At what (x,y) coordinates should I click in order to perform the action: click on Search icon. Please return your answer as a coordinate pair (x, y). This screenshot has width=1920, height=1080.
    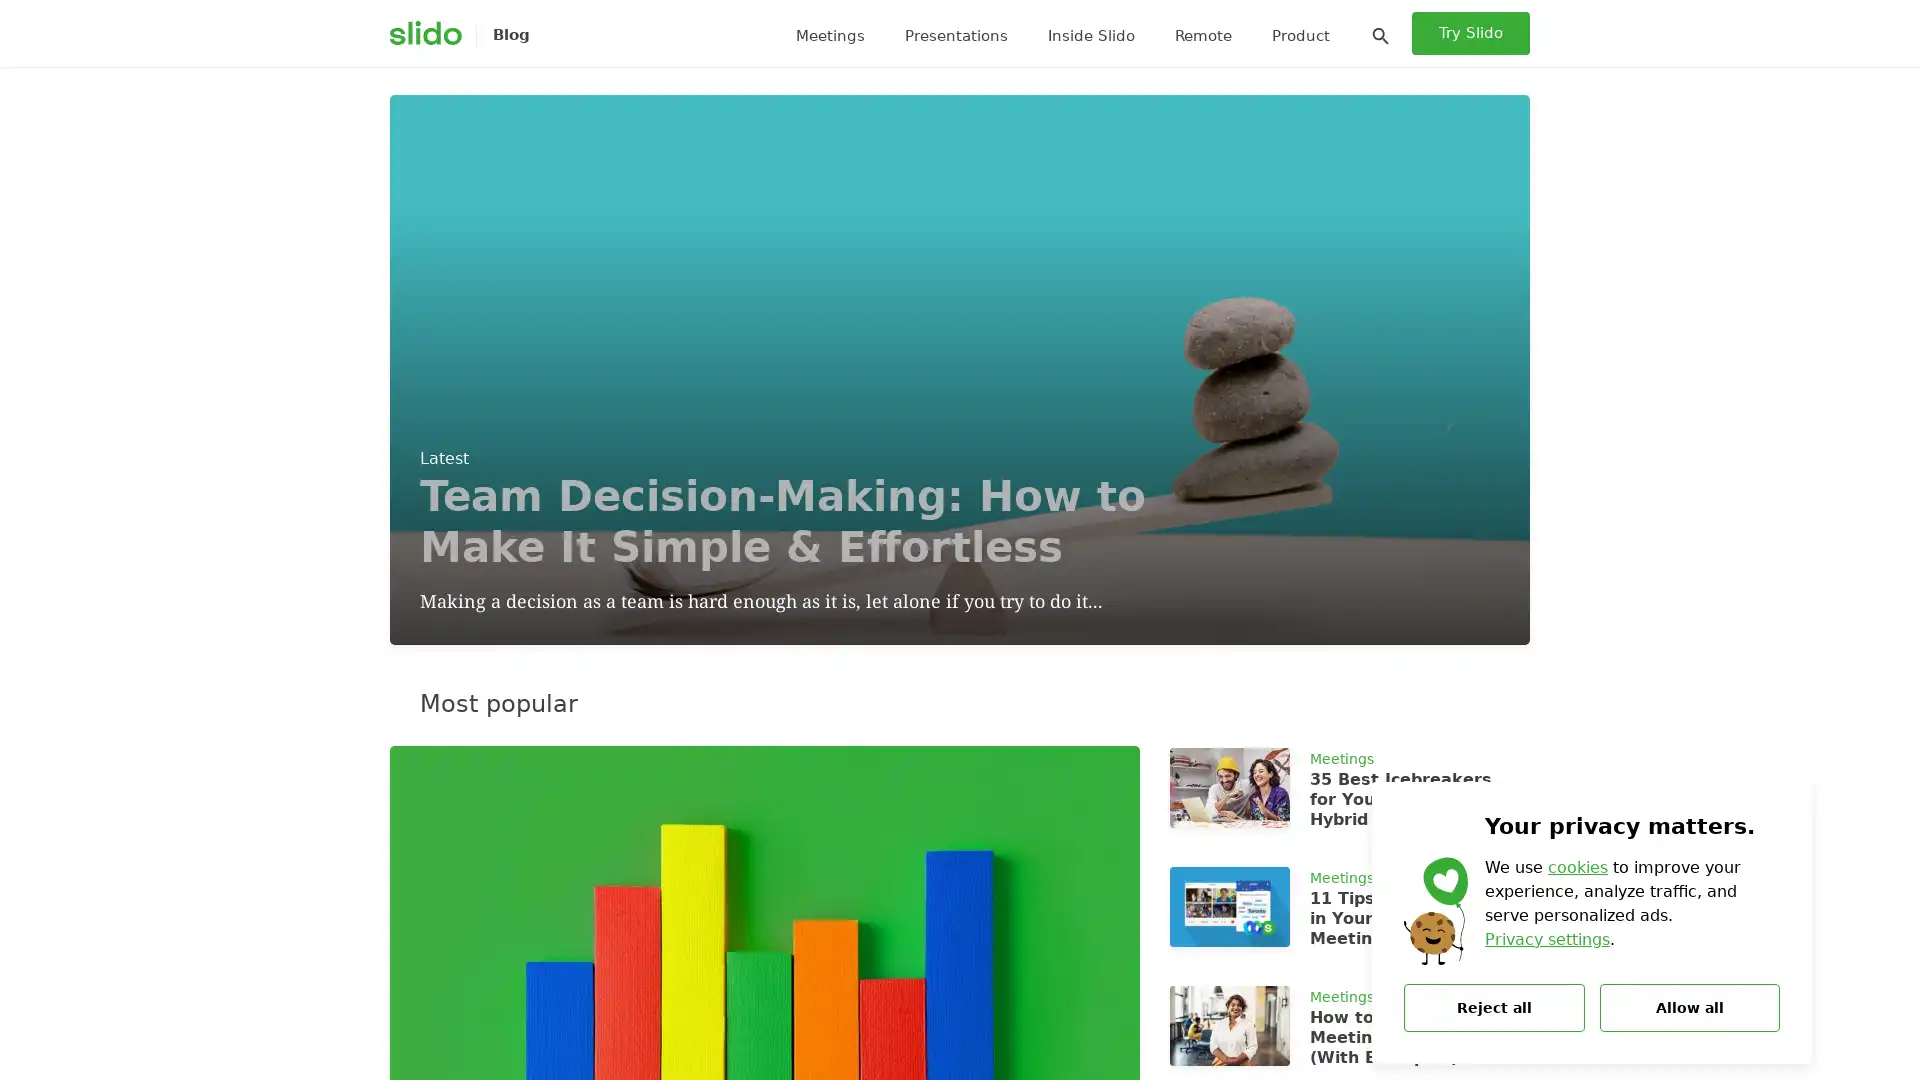
    Looking at the image, I should click on (867, 1007).